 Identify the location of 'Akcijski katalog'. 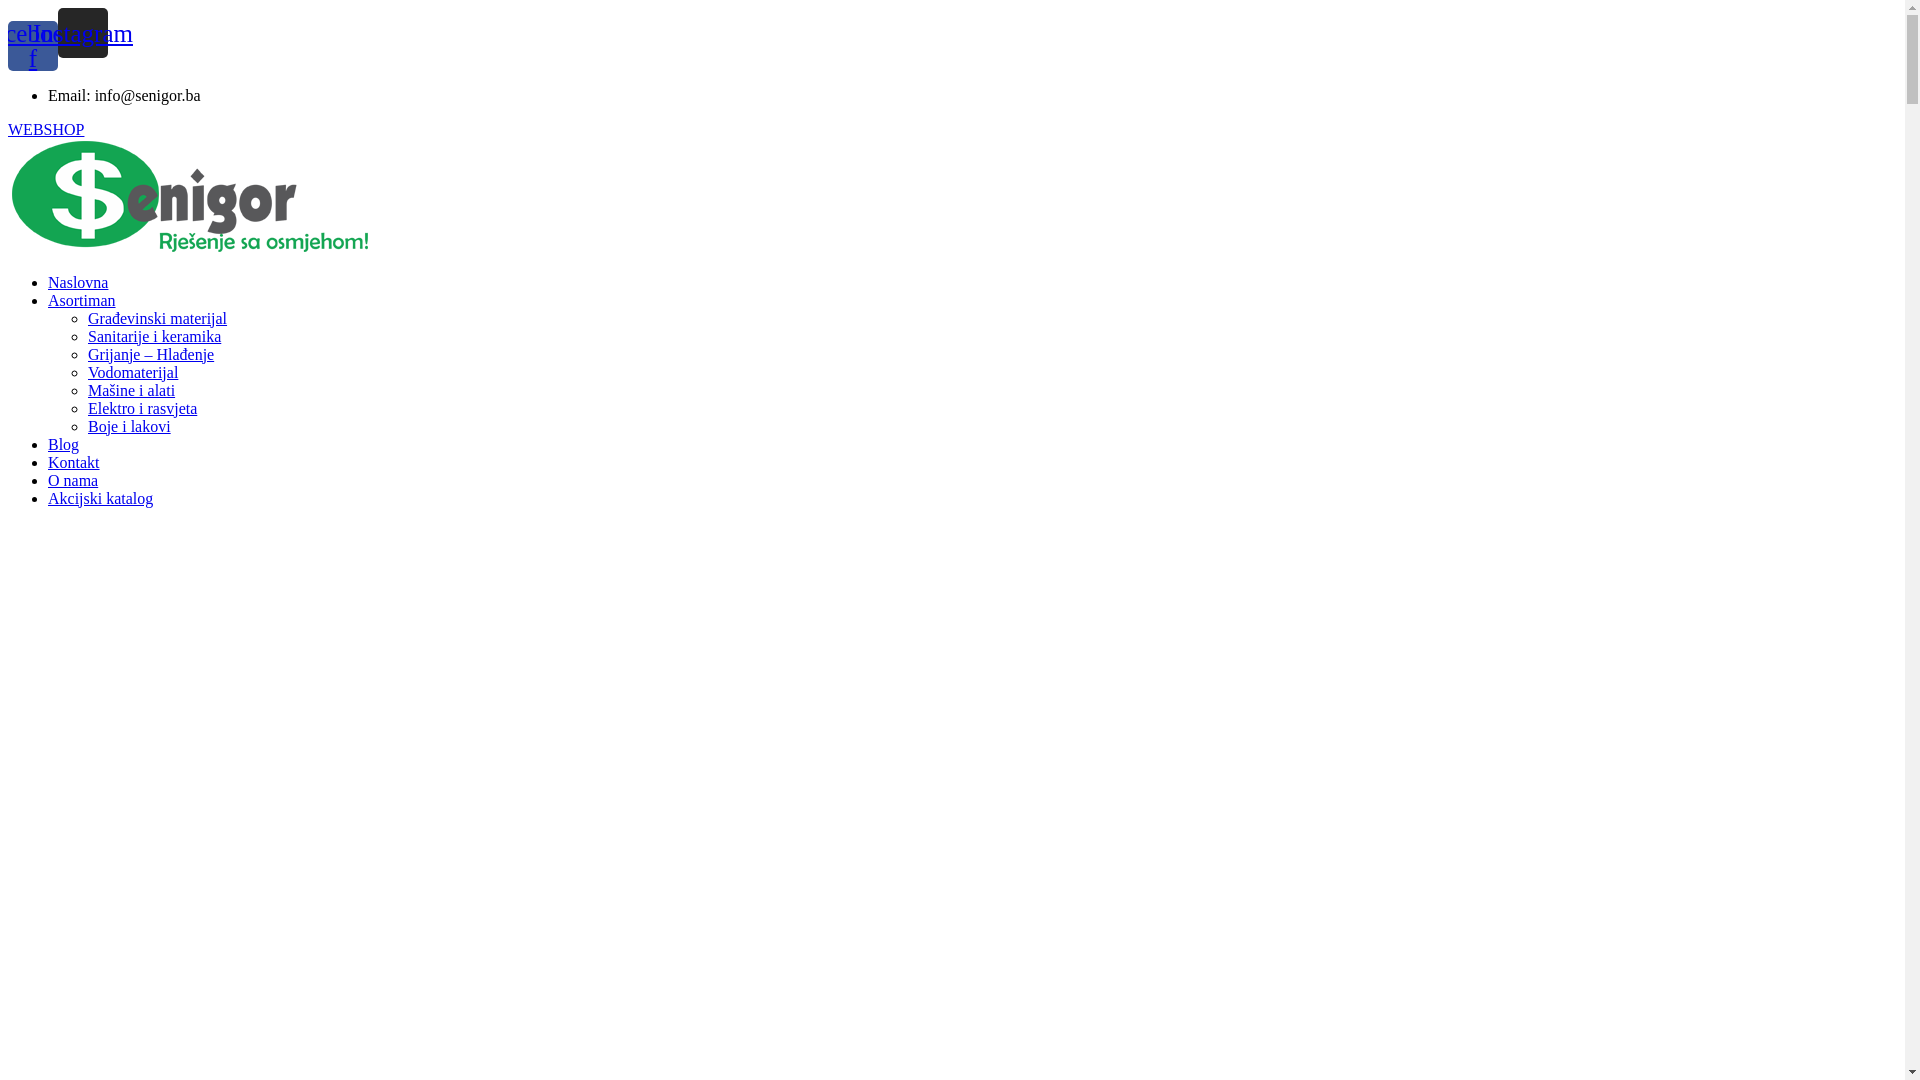
(48, 497).